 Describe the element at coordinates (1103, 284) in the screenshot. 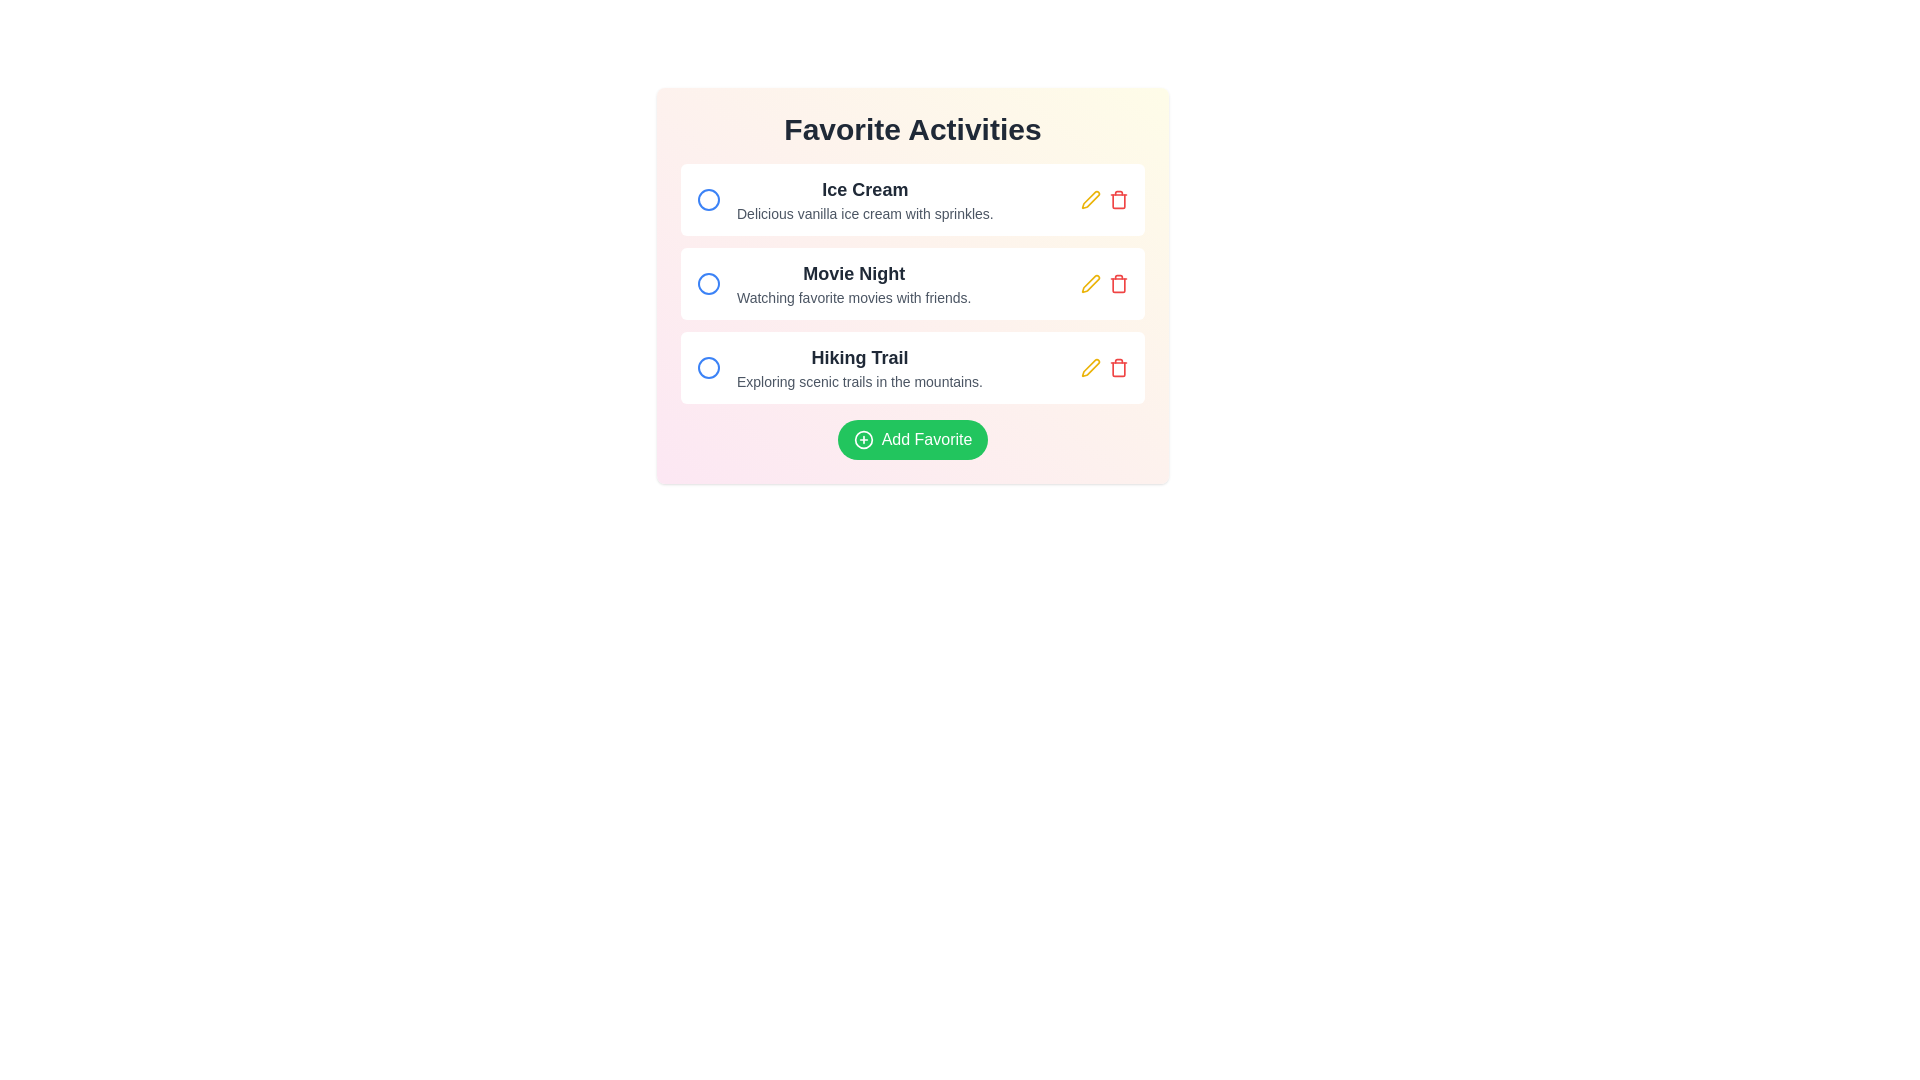

I see `the yellow pencil icon in the group of interactive icons to modify the activity associated with the 'Movie Night' activity card` at that location.